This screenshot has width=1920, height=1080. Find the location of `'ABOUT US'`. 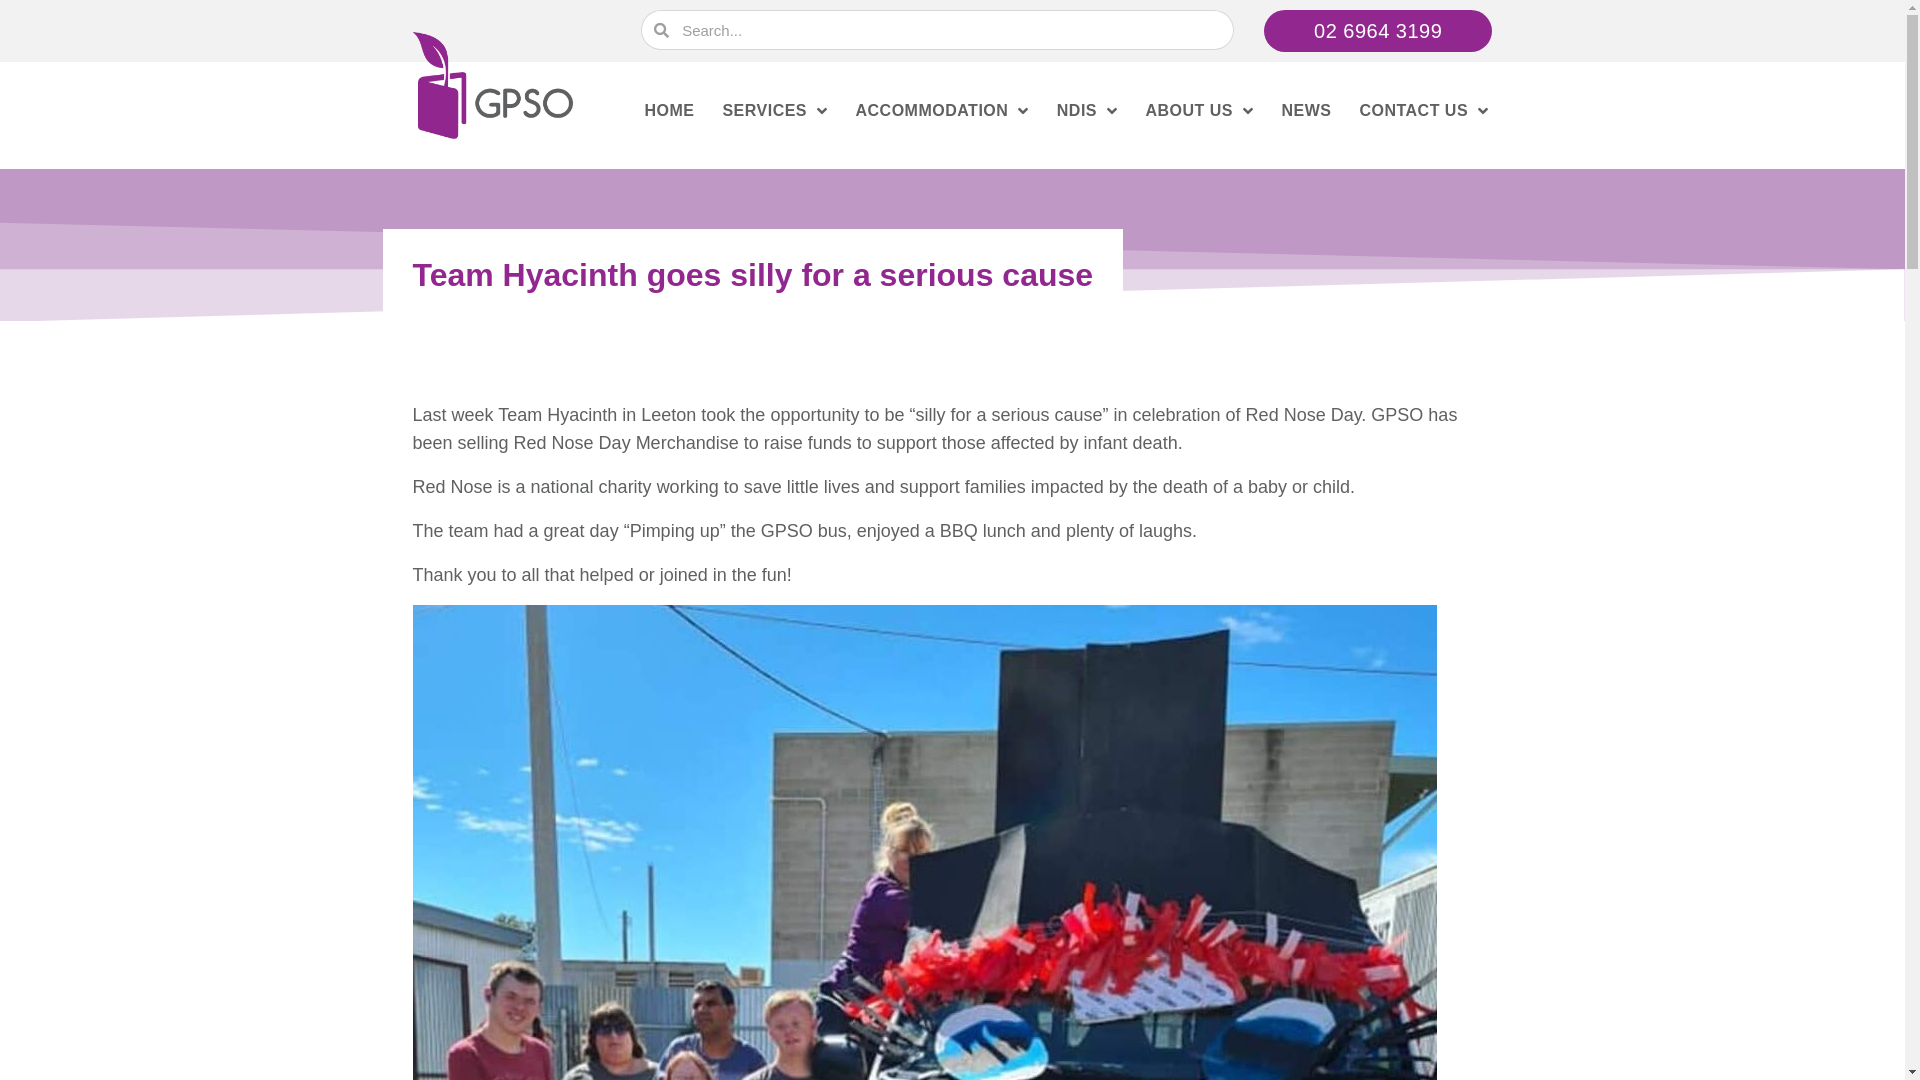

'ABOUT US' is located at coordinates (1199, 111).